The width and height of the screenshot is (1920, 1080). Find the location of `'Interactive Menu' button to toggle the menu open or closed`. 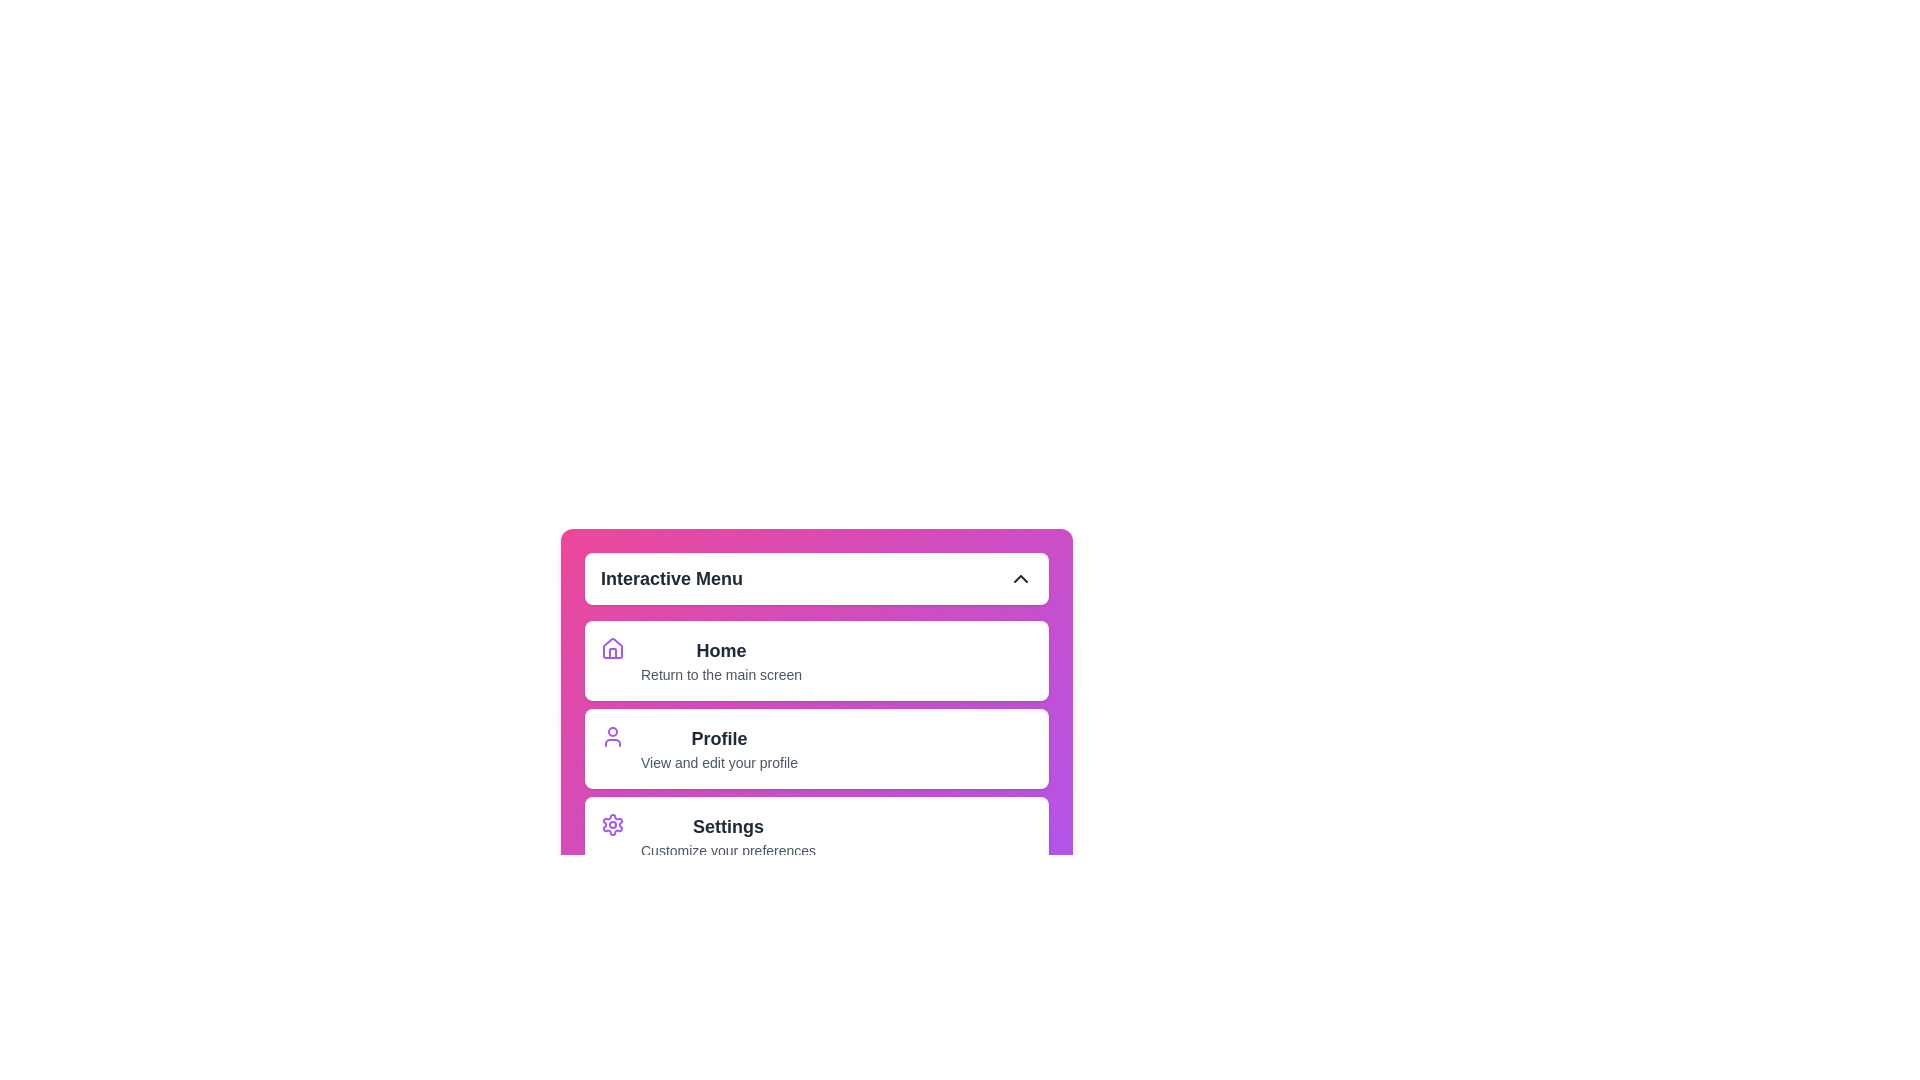

'Interactive Menu' button to toggle the menu open or closed is located at coordinates (816, 578).